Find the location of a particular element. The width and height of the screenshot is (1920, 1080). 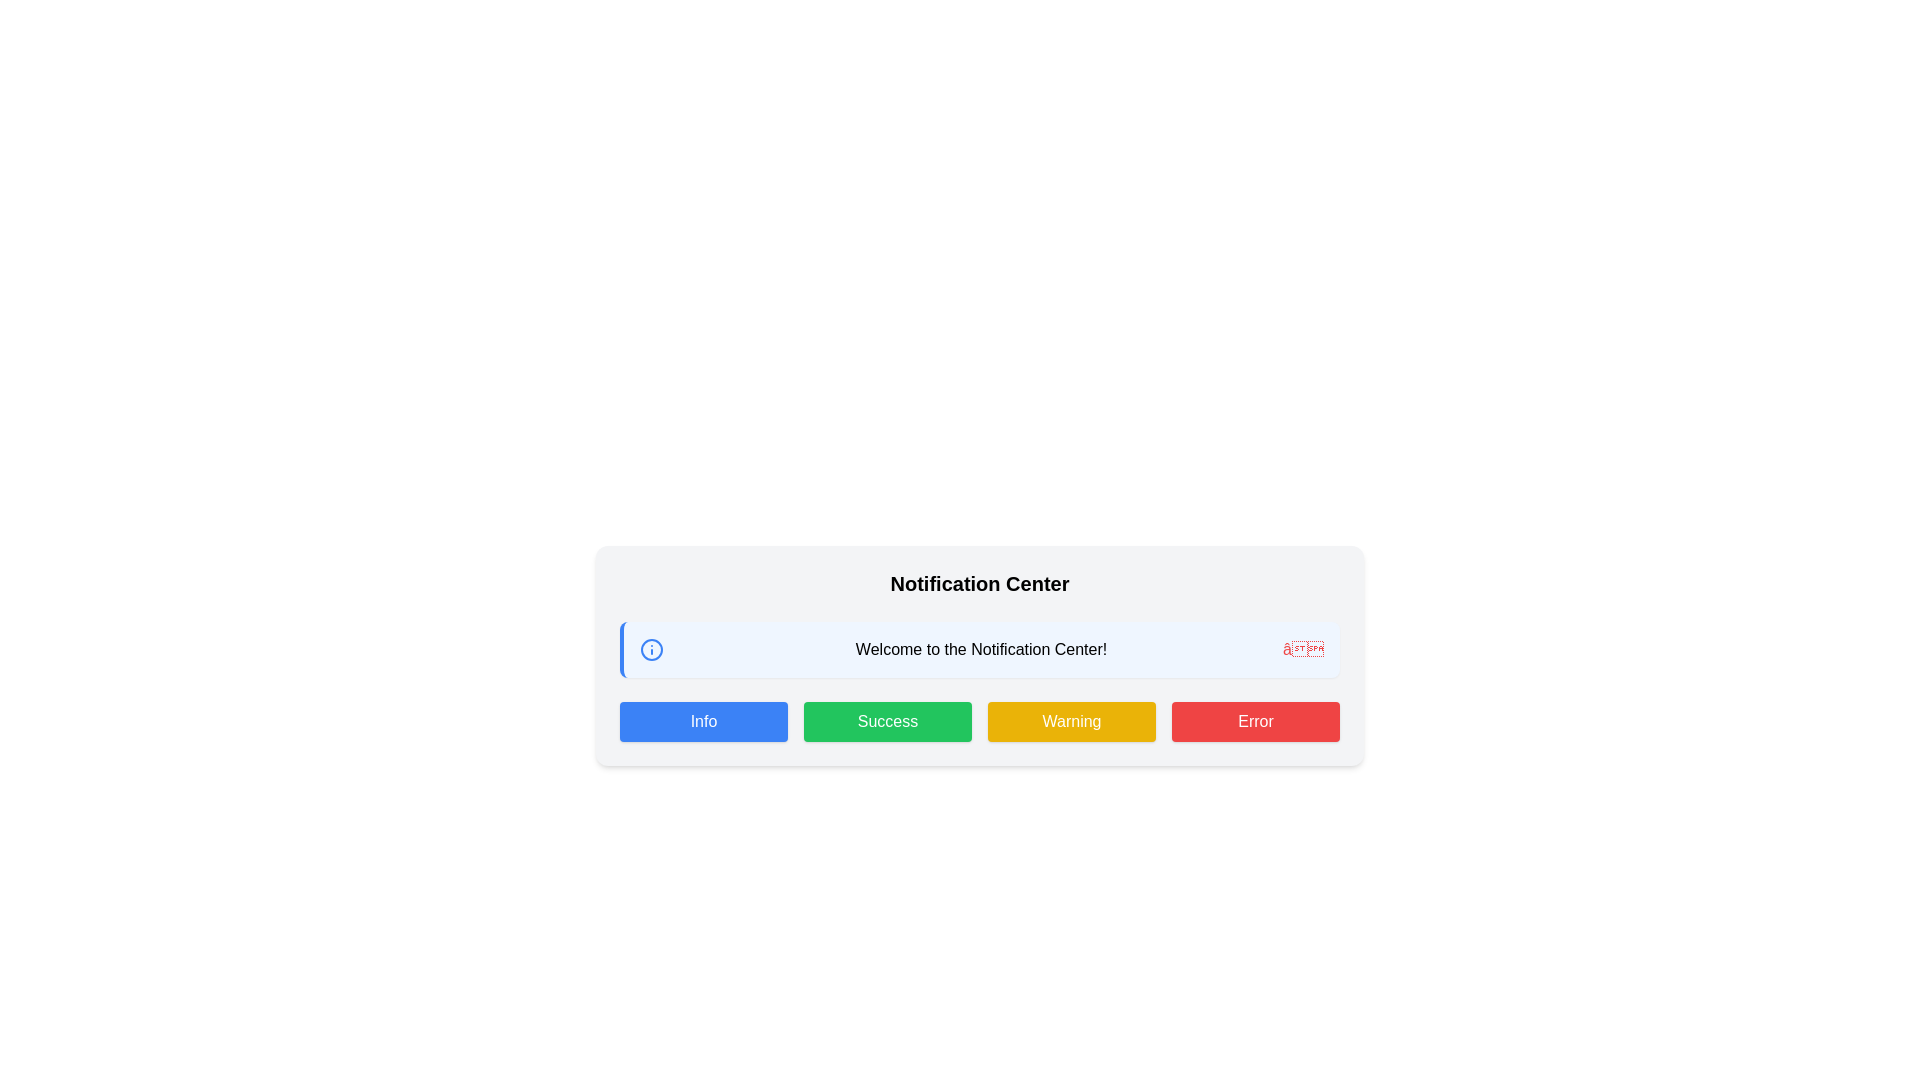

the confirmation button located between the 'Info' button and the 'Warning' button in the notification panel is located at coordinates (887, 721).